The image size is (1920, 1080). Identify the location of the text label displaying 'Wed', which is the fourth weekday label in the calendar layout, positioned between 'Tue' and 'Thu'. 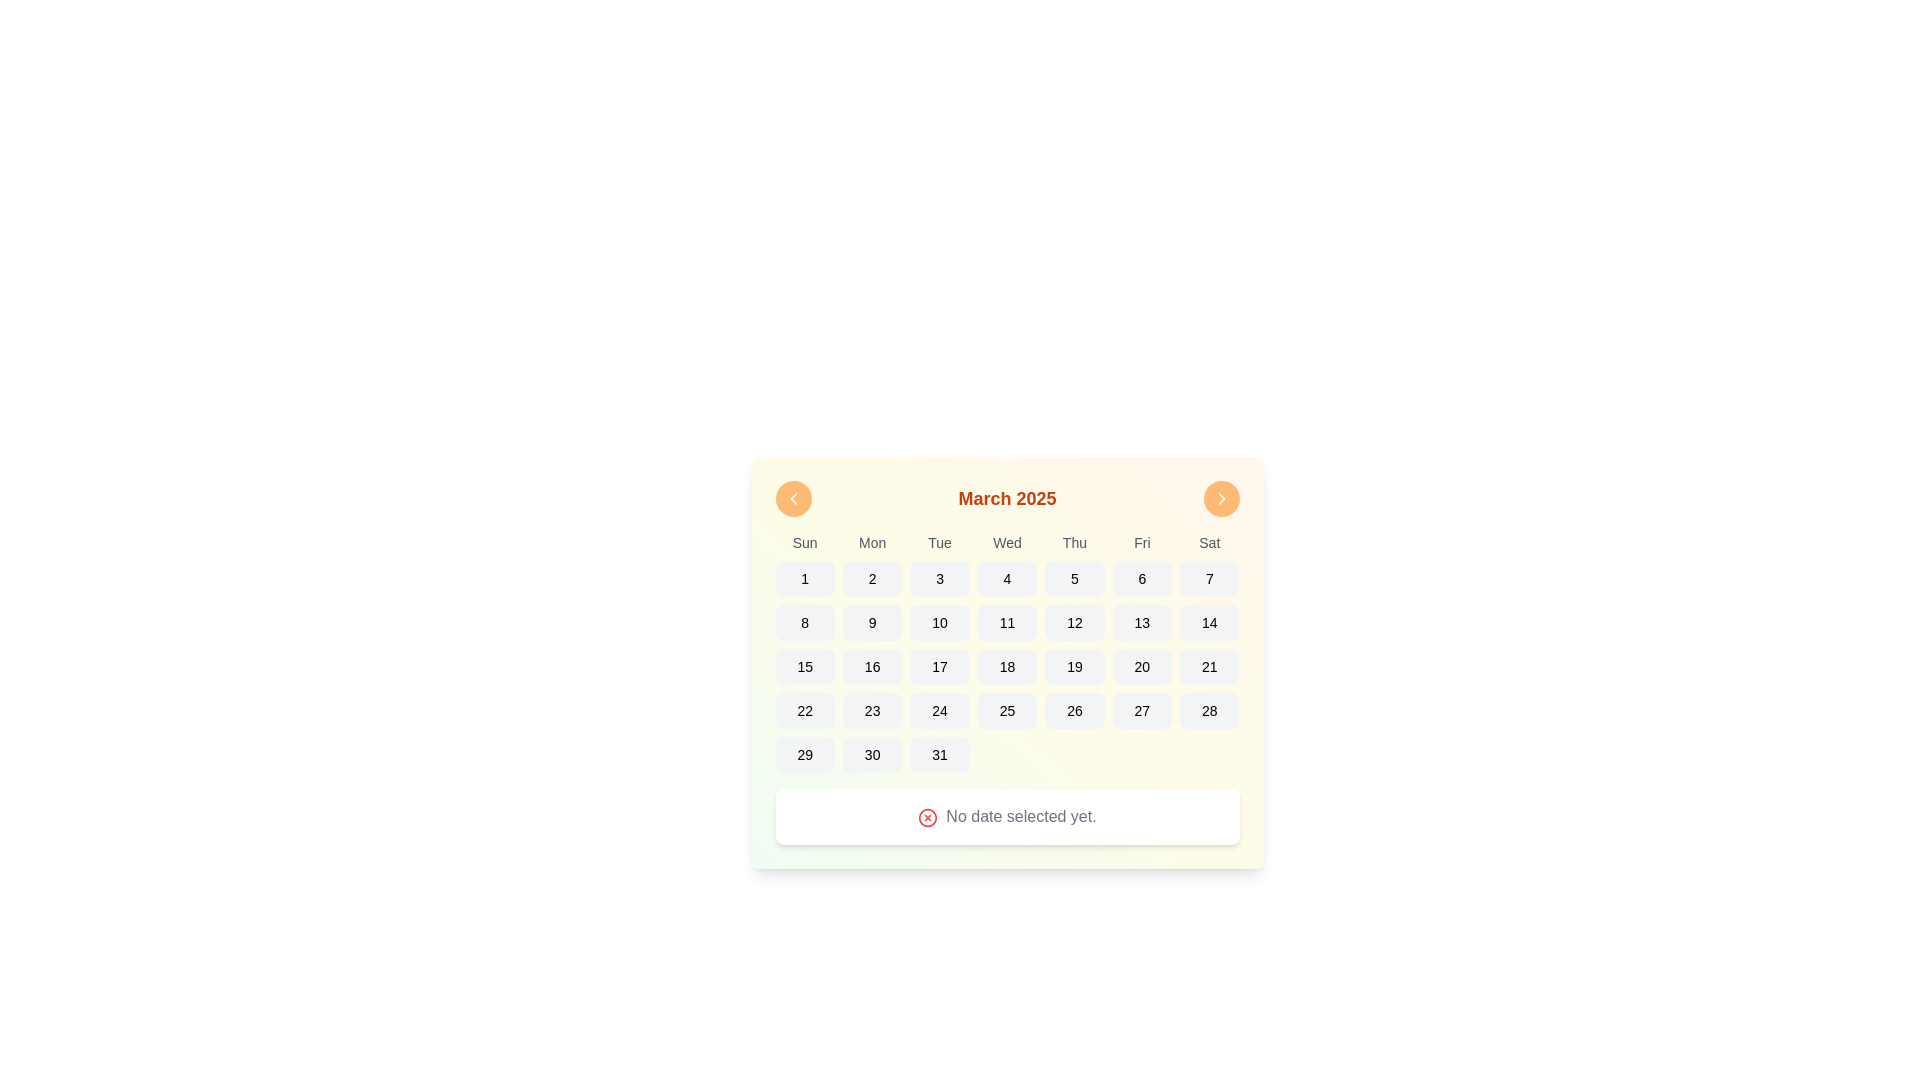
(1007, 543).